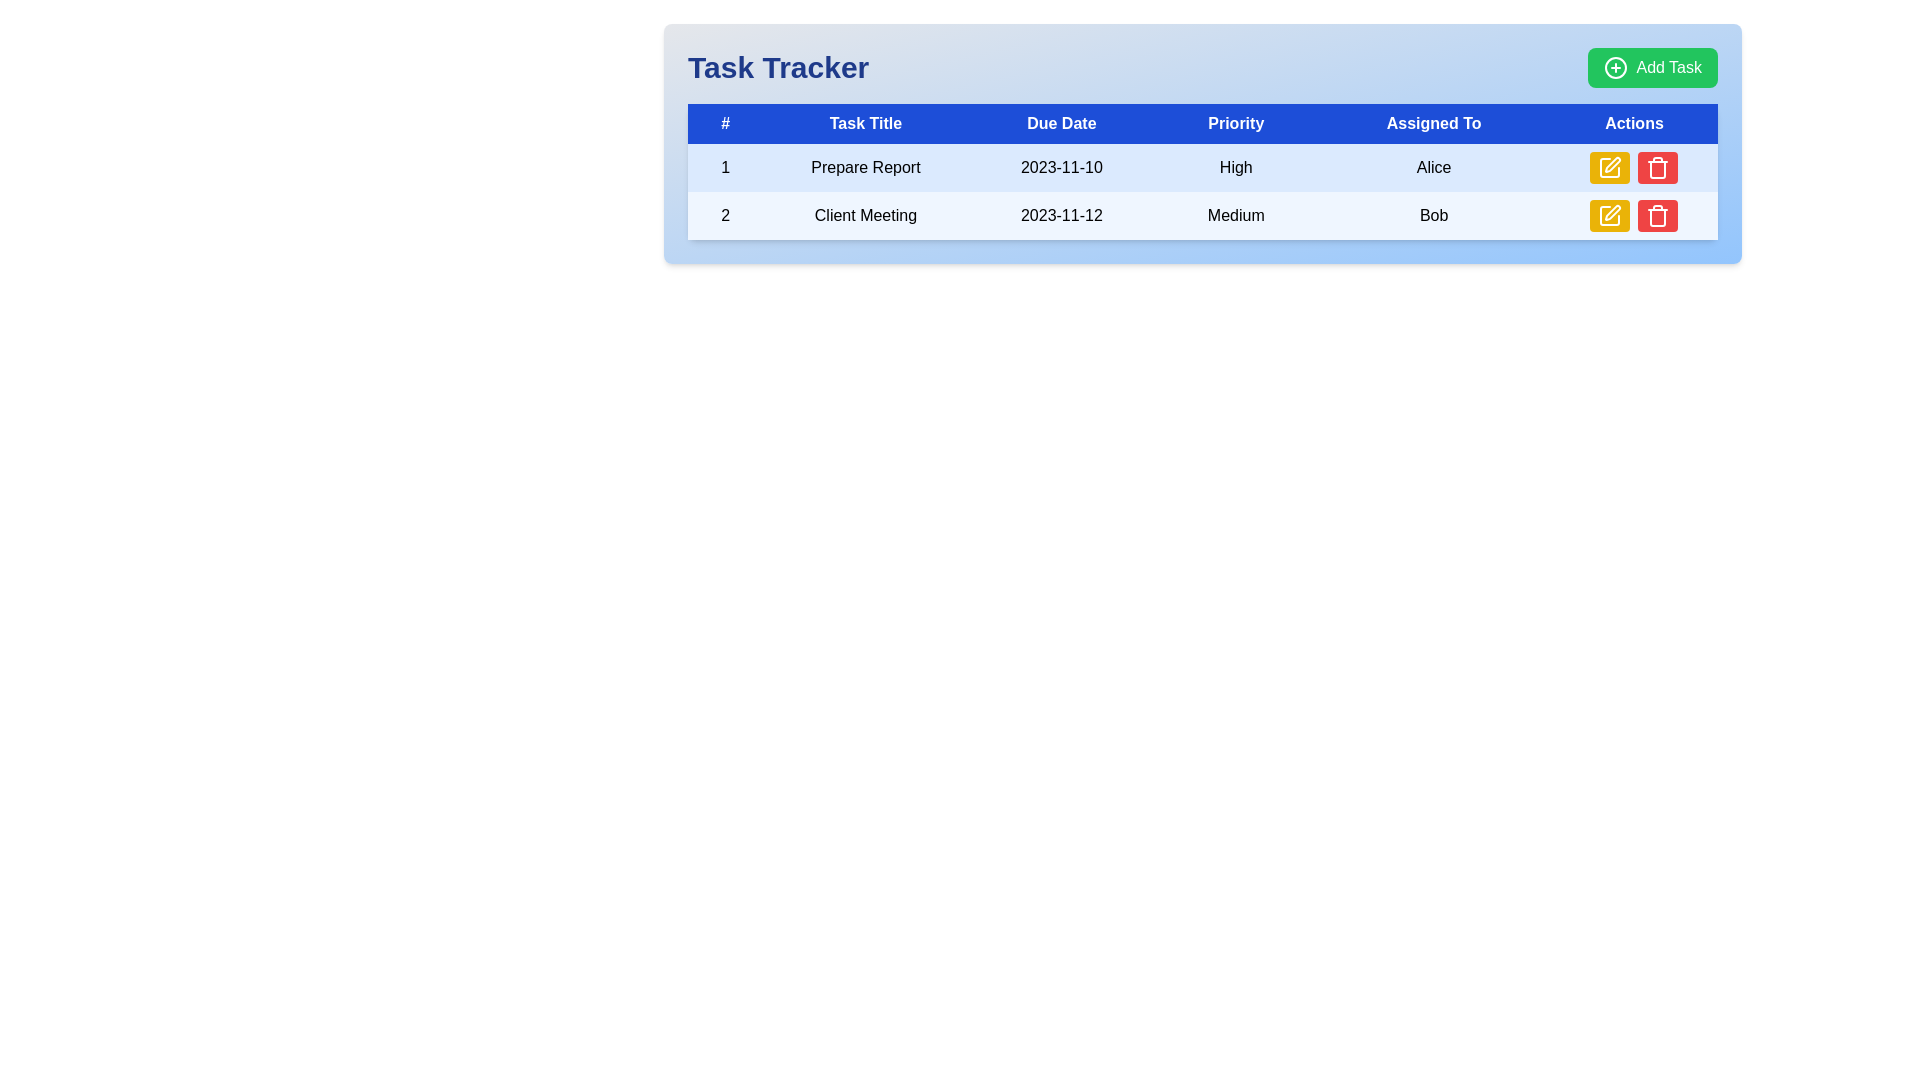 This screenshot has height=1080, width=1920. I want to click on the text label indicating the due date of the task 'Prepare Report' in the task management interface, so click(1060, 167).